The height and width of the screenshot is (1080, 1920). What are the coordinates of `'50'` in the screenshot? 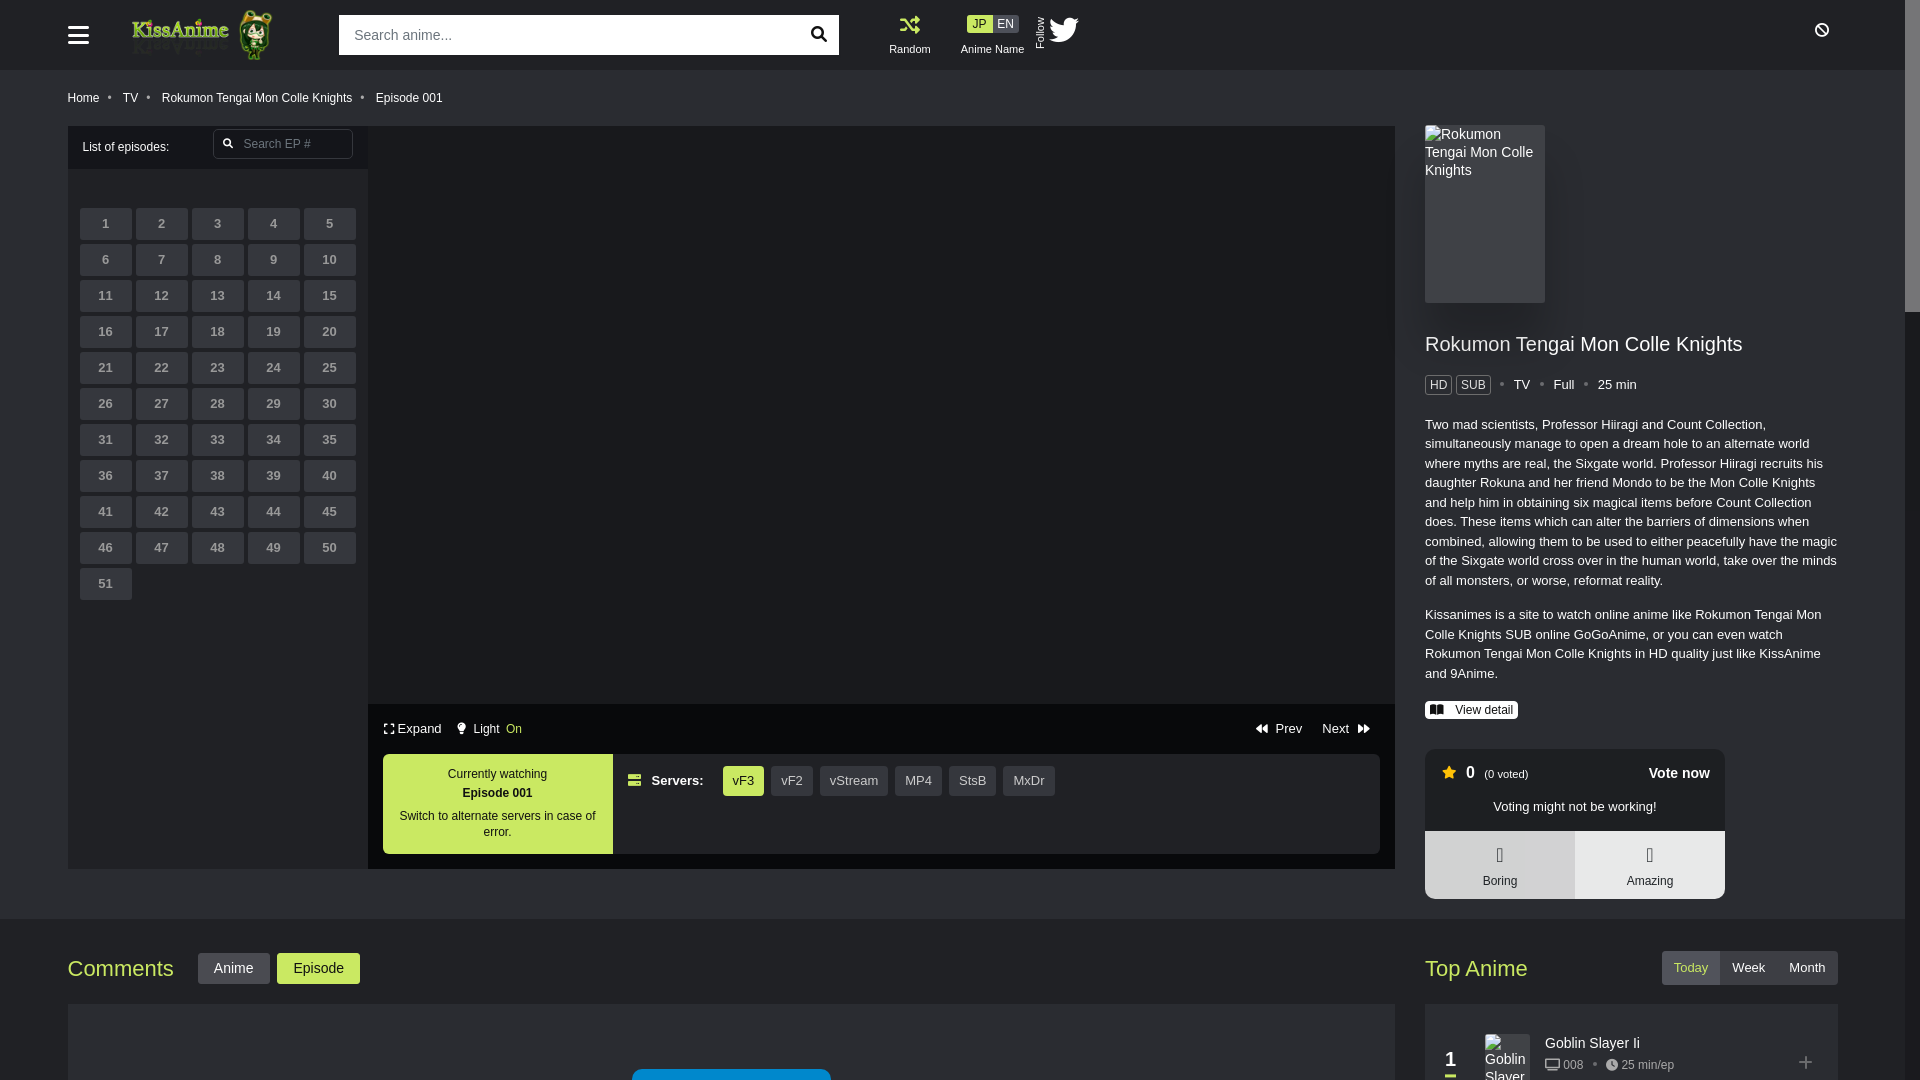 It's located at (302, 547).